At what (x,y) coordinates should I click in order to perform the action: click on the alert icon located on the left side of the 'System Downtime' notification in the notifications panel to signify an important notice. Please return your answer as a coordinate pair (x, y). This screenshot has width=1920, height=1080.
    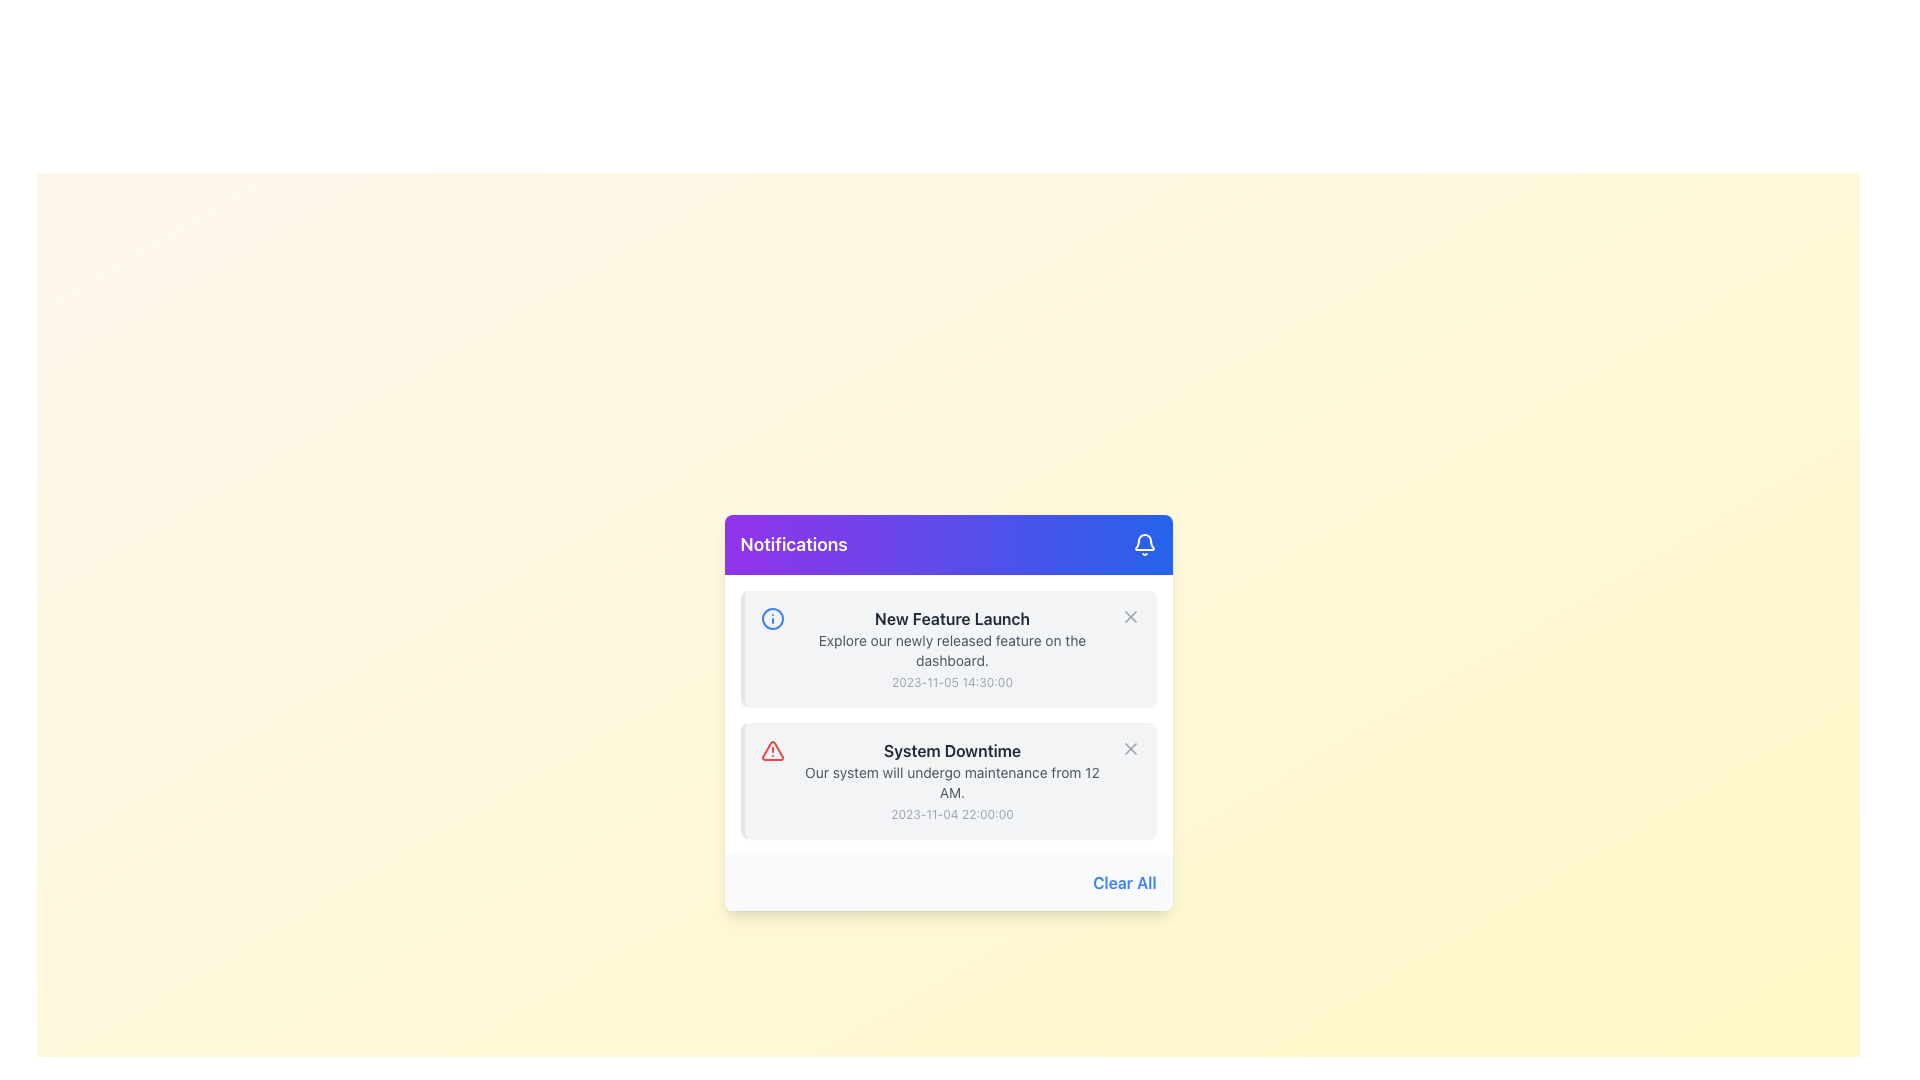
    Looking at the image, I should click on (771, 751).